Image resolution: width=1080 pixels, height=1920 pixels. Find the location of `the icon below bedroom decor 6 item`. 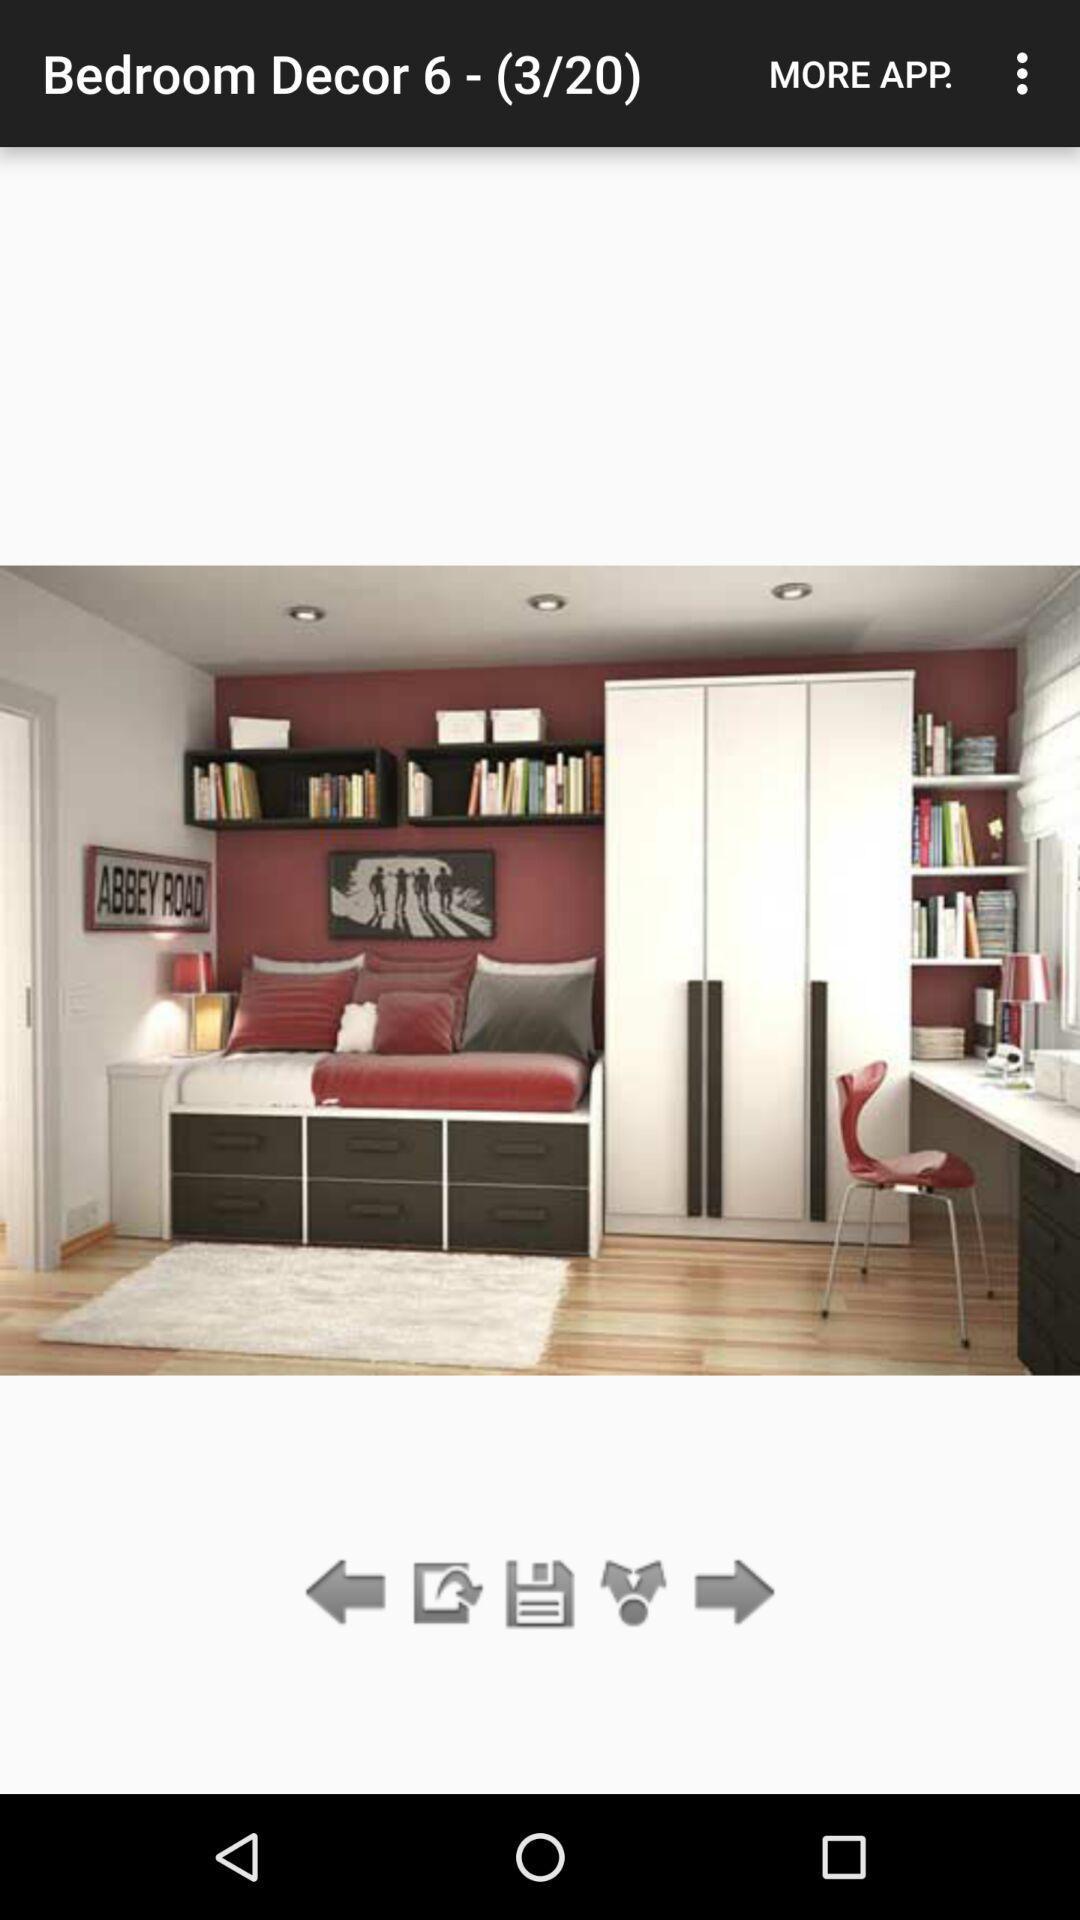

the icon below bedroom decor 6 item is located at coordinates (634, 1593).